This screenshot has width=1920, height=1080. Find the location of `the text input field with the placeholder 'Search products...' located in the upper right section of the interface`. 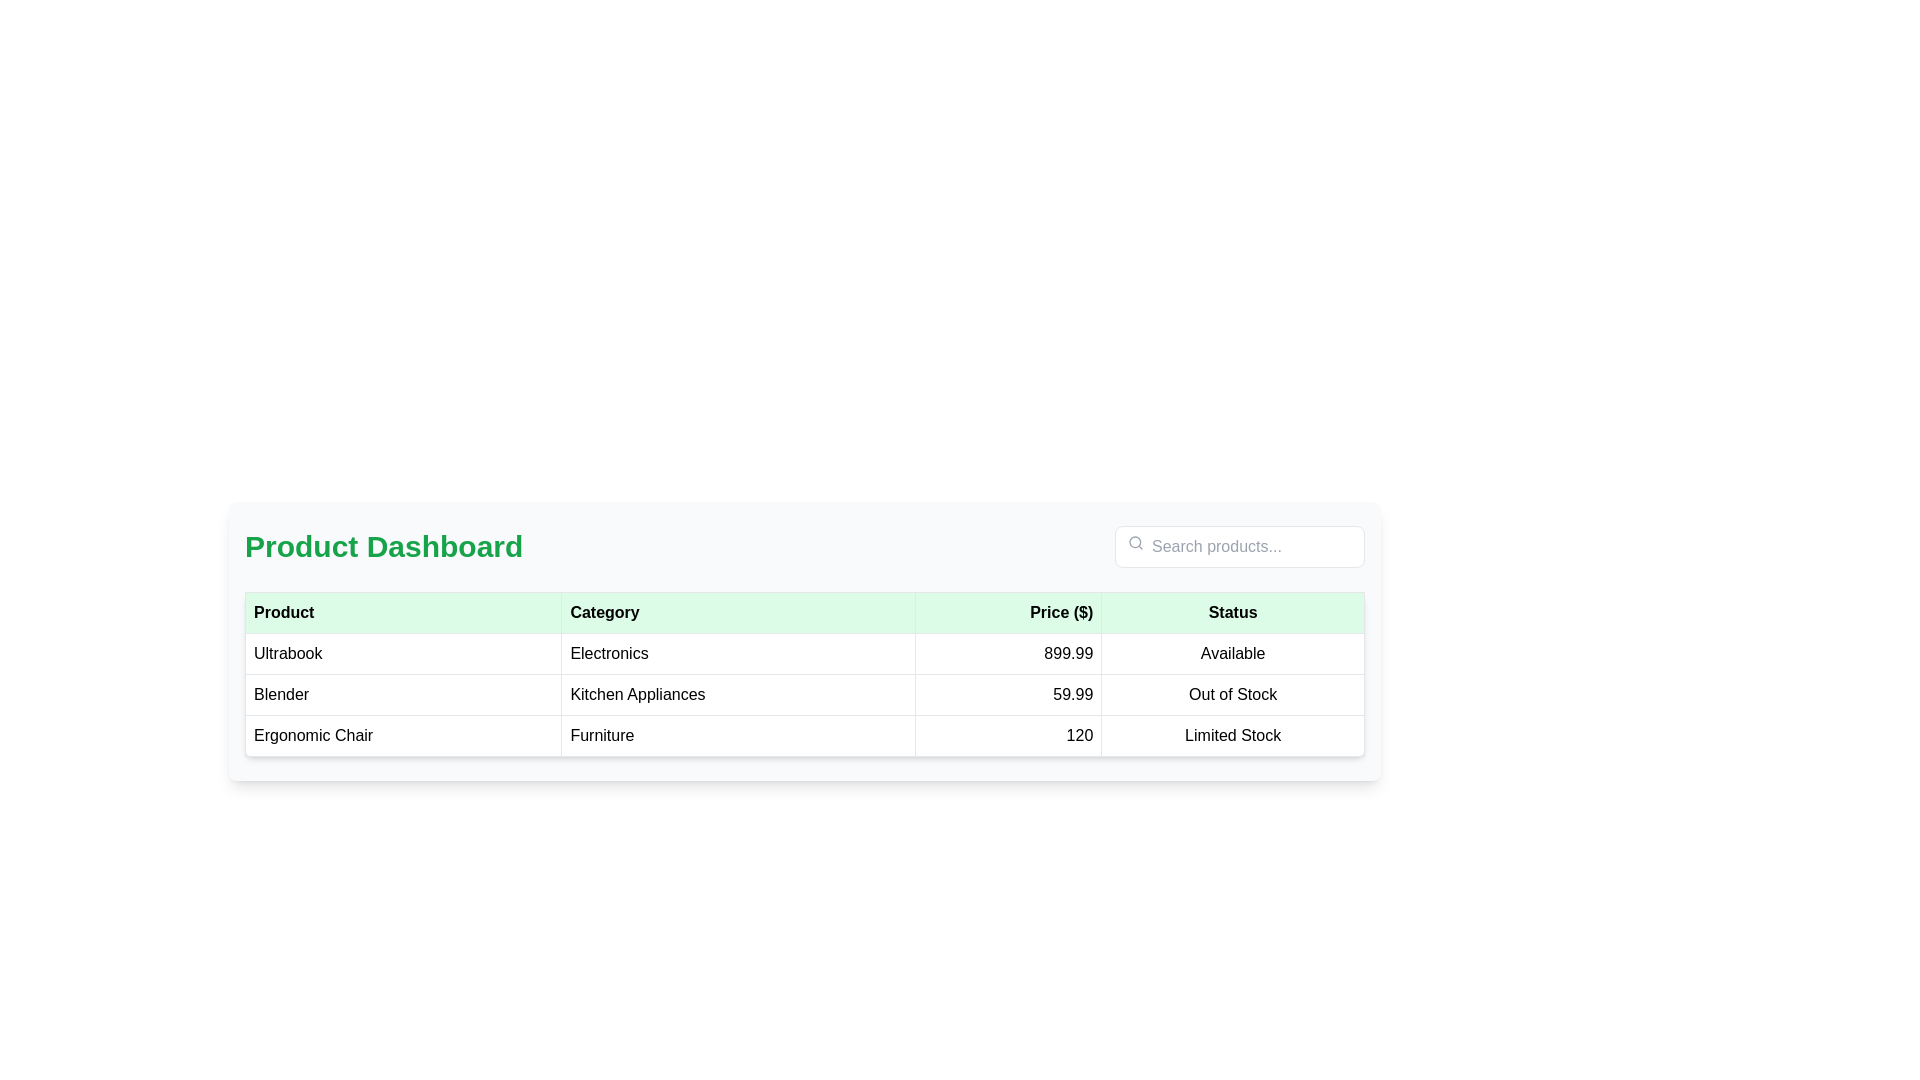

the text input field with the placeholder 'Search products...' located in the upper right section of the interface is located at coordinates (1251, 547).